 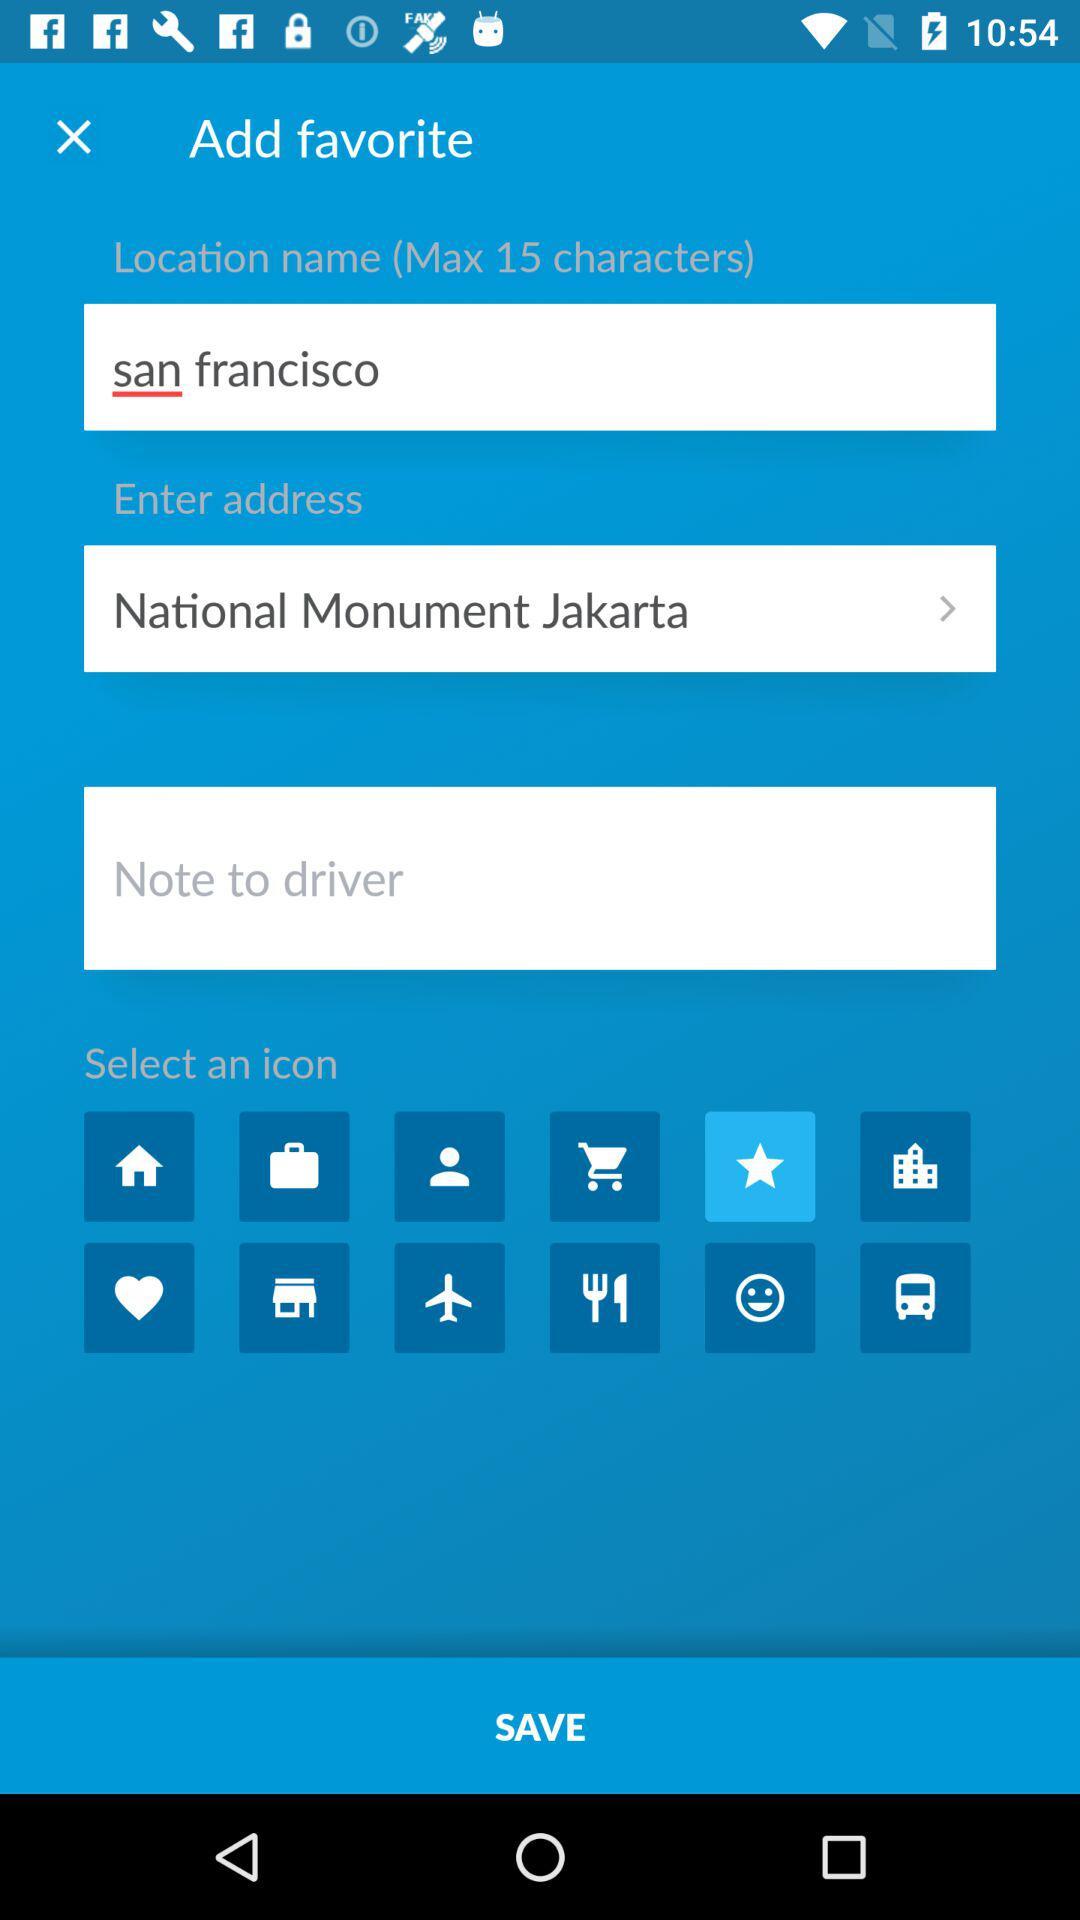 What do you see at coordinates (294, 1166) in the screenshot?
I see `item` at bounding box center [294, 1166].